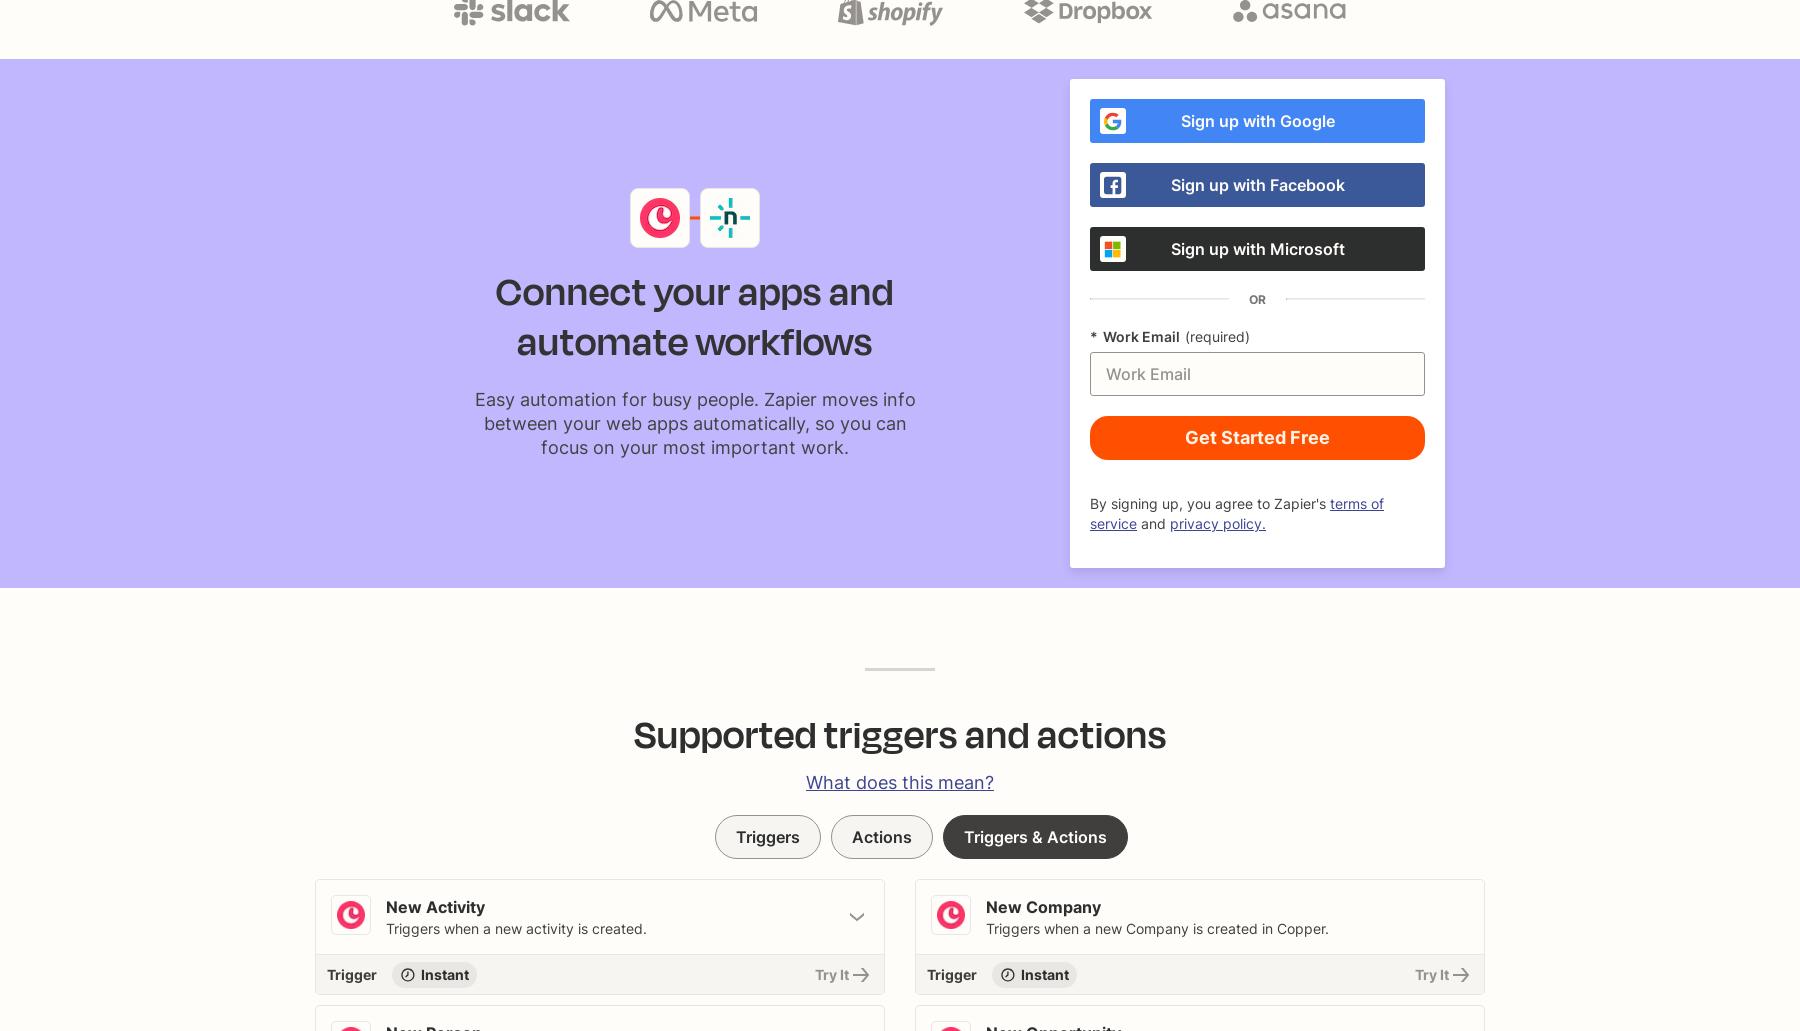 The width and height of the screenshot is (1800, 1031). I want to click on '*', so click(1090, 335).